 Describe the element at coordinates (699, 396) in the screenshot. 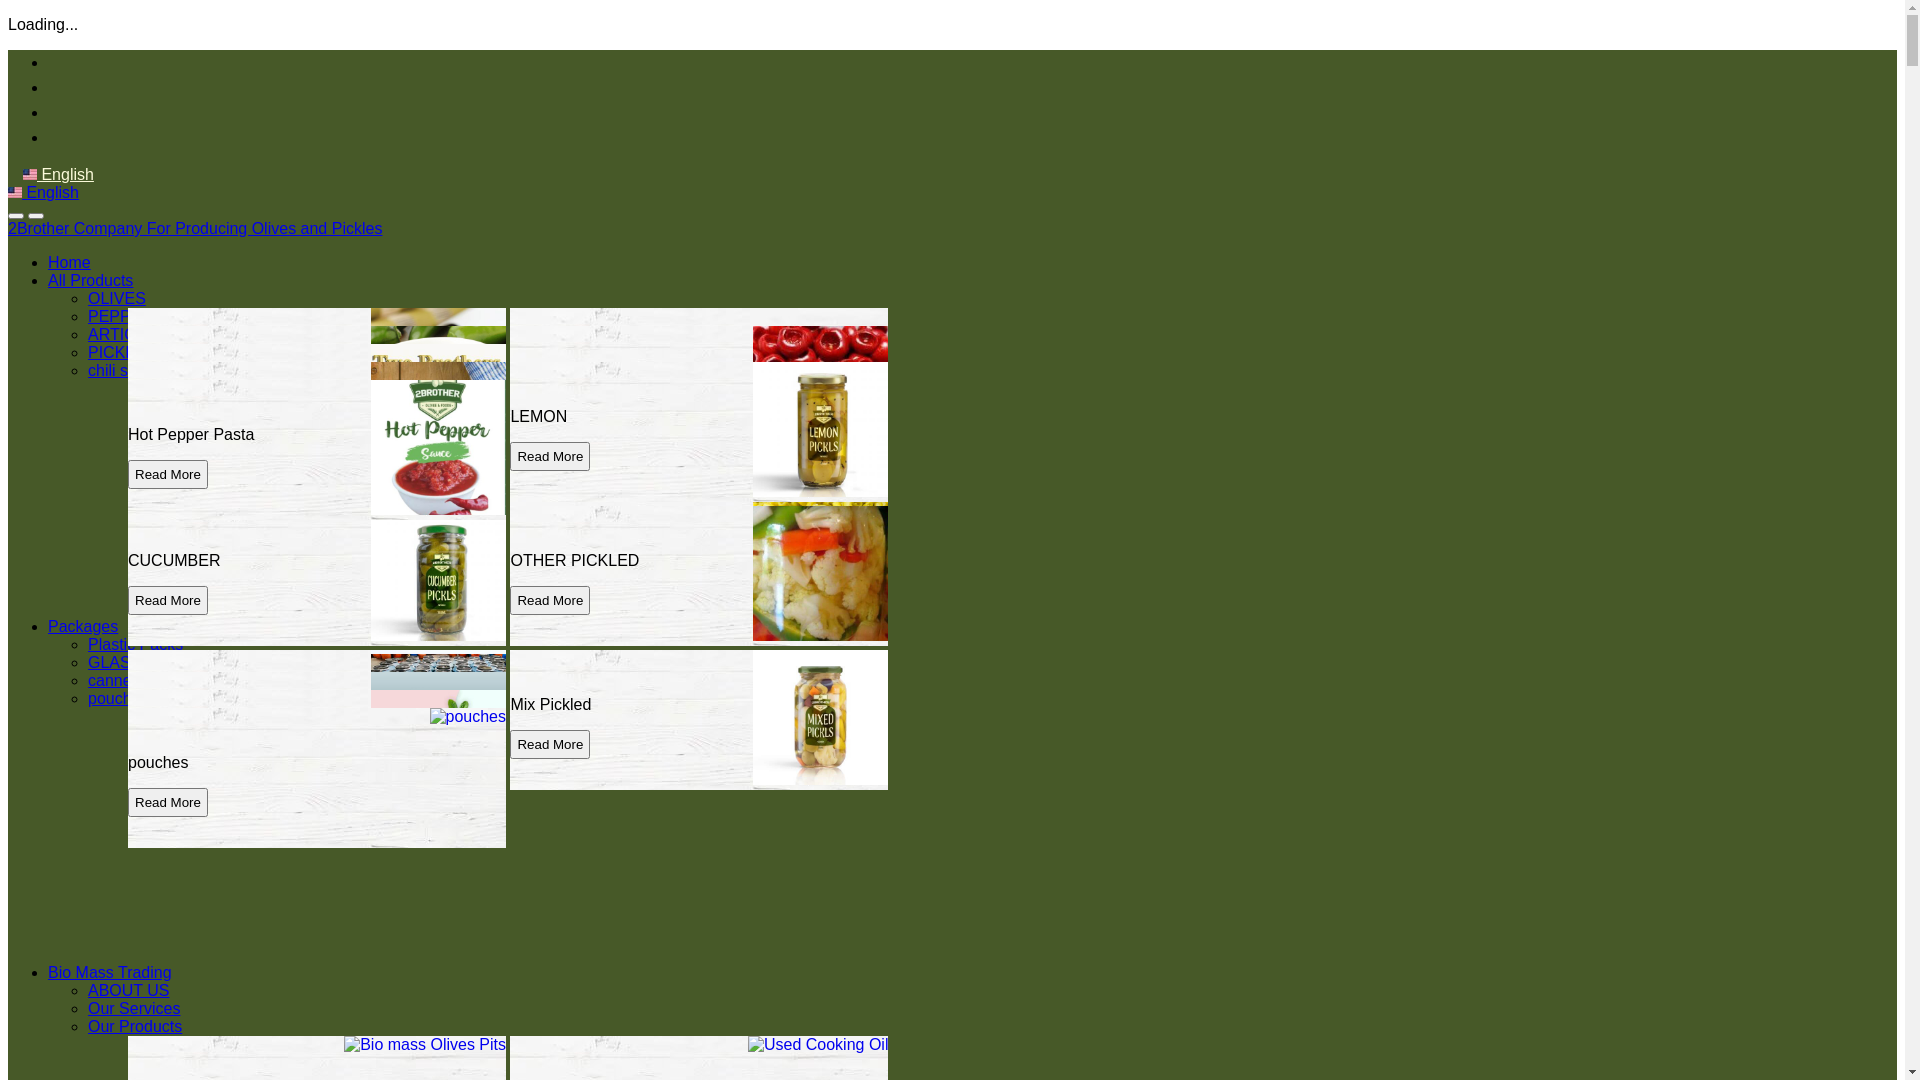

I see `'CHERRY PEPPER` at that location.